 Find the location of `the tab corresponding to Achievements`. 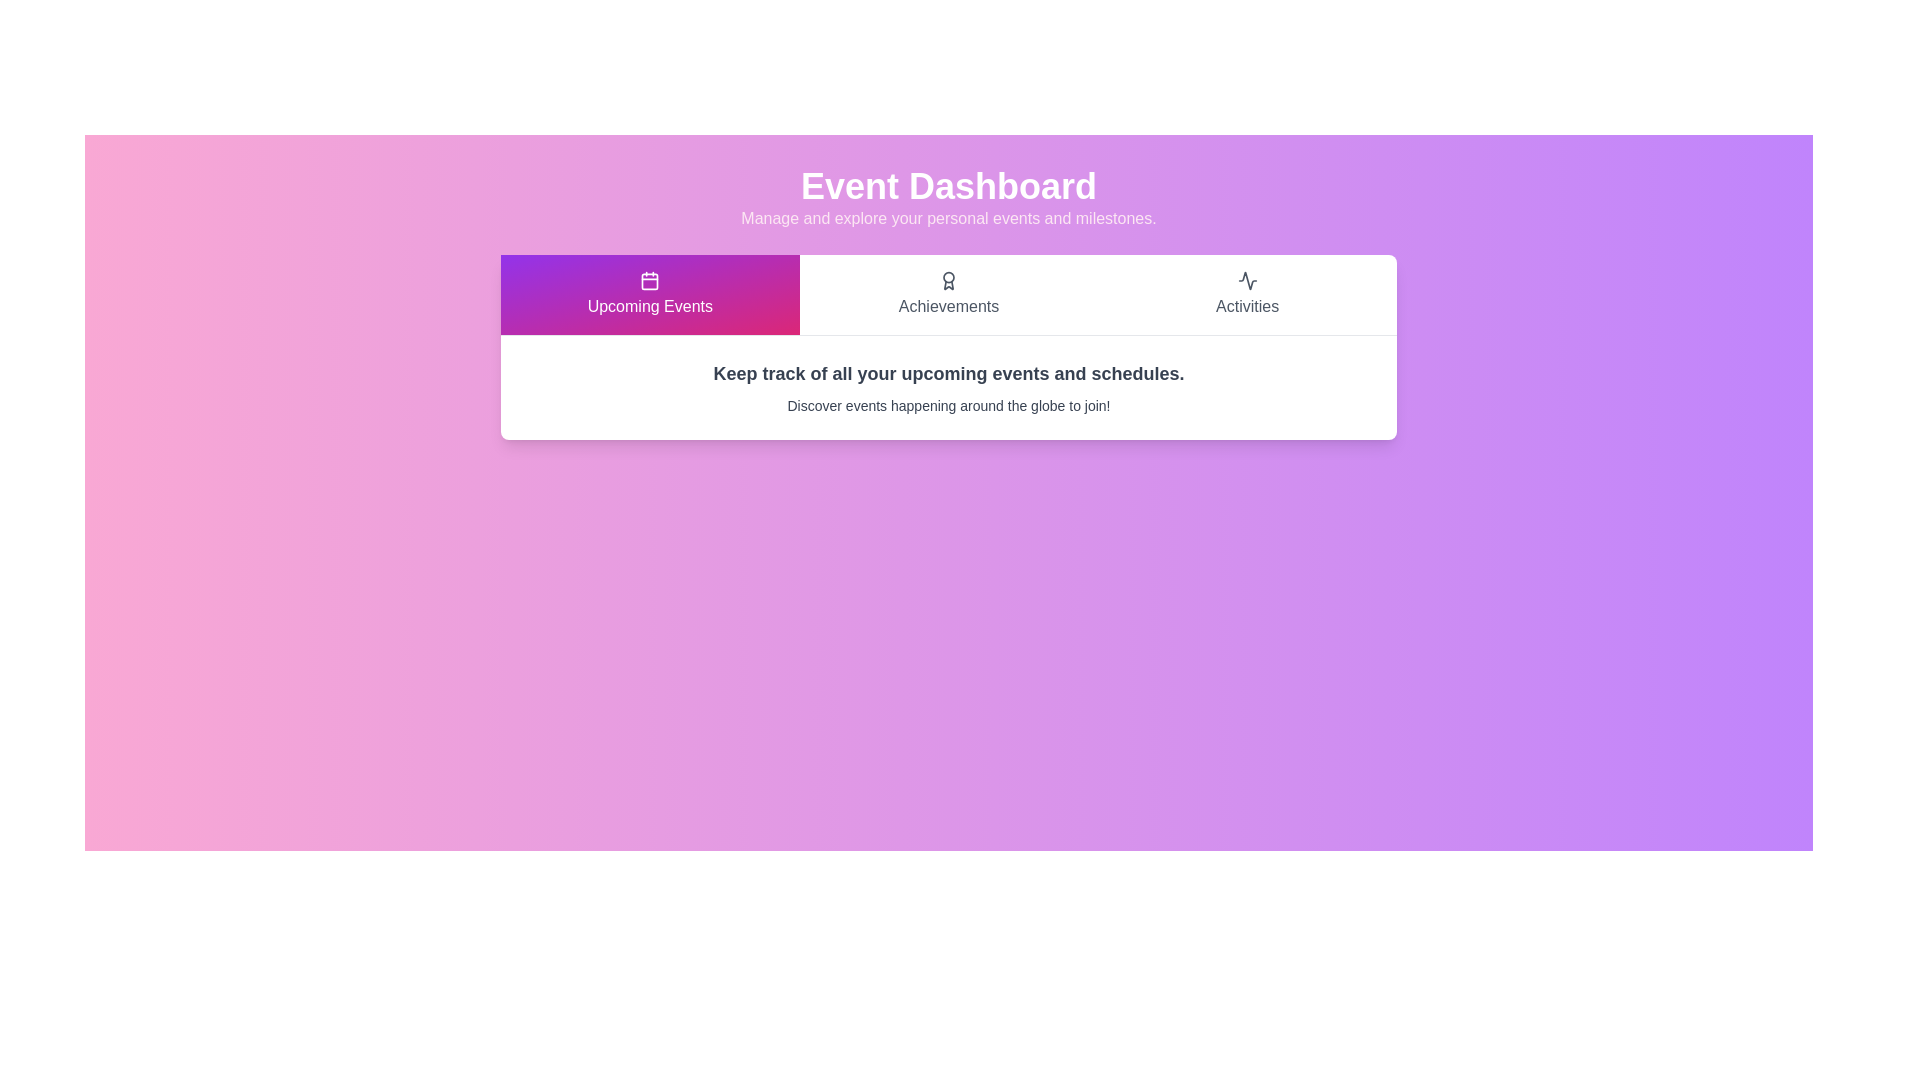

the tab corresponding to Achievements is located at coordinates (948, 294).